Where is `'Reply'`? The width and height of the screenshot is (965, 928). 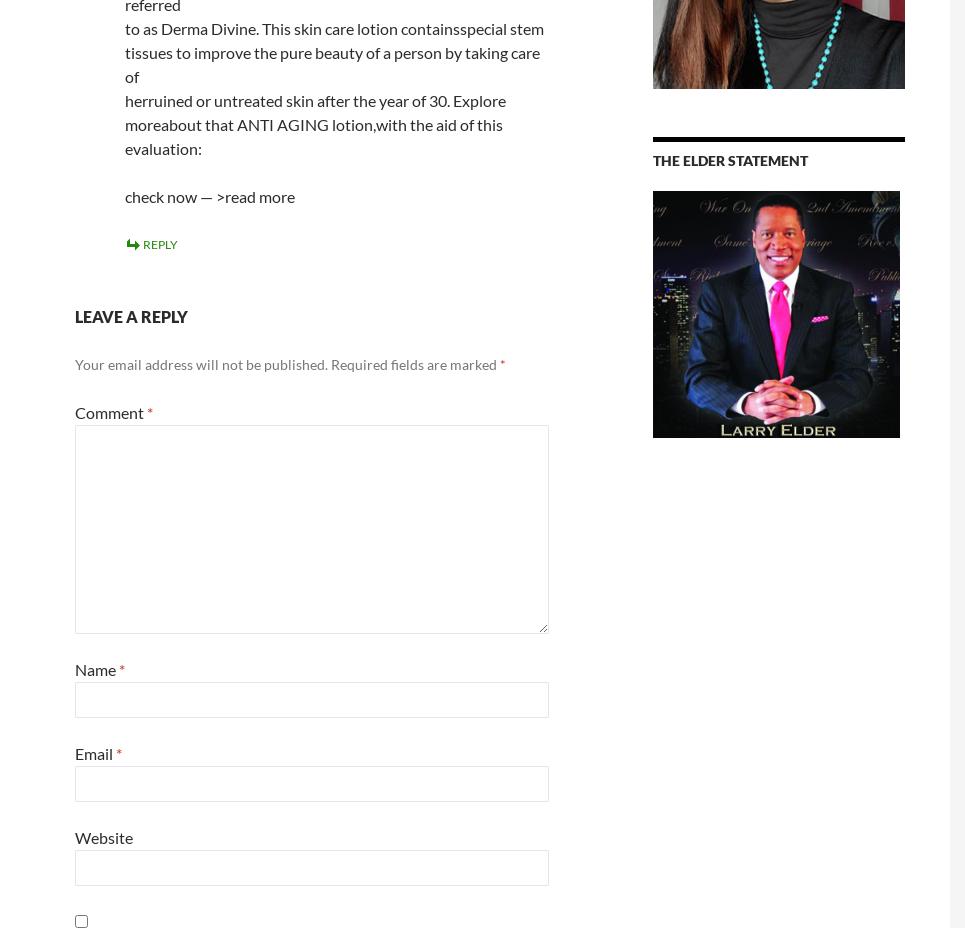 'Reply' is located at coordinates (158, 243).